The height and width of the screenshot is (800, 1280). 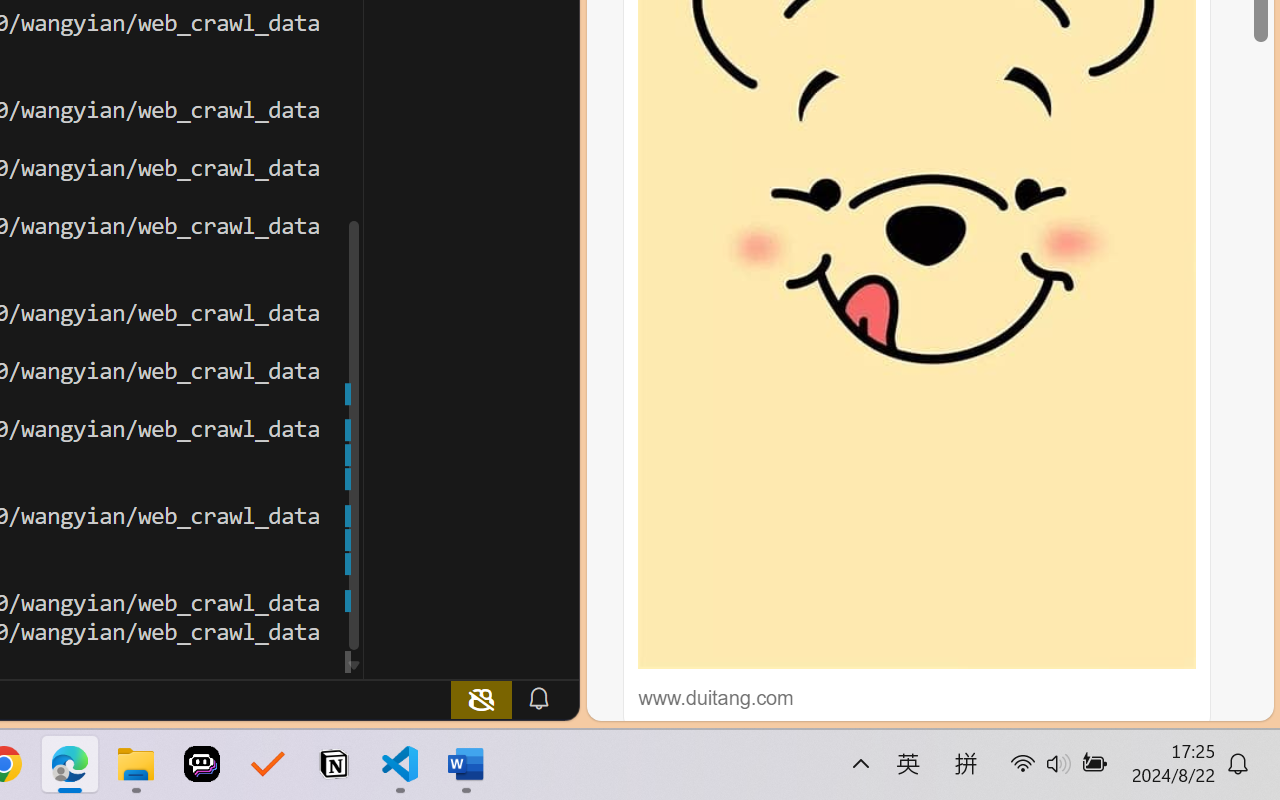 What do you see at coordinates (538, 698) in the screenshot?
I see `'Notifications'` at bounding box center [538, 698].